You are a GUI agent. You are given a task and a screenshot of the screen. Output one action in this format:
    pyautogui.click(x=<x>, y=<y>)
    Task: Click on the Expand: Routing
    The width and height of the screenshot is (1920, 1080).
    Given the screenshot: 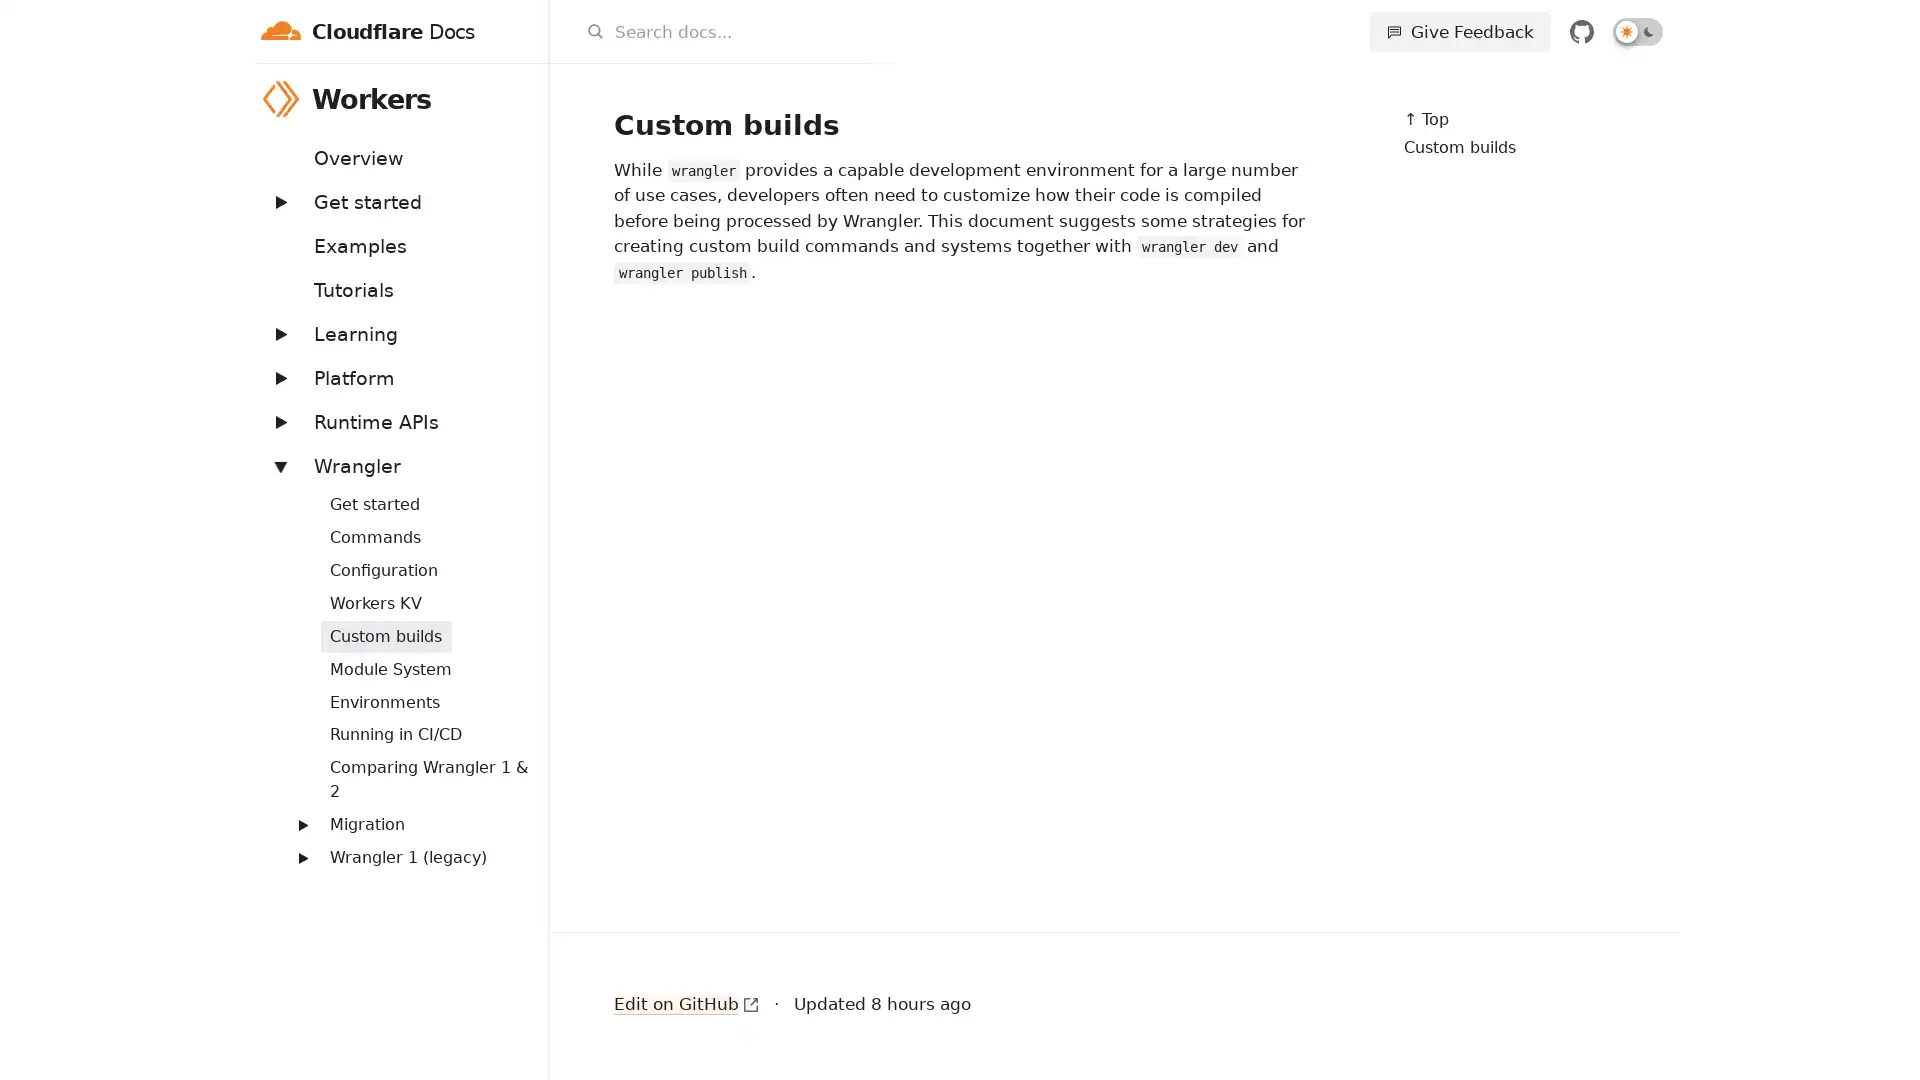 What is the action you would take?
    pyautogui.click(x=291, y=844)
    